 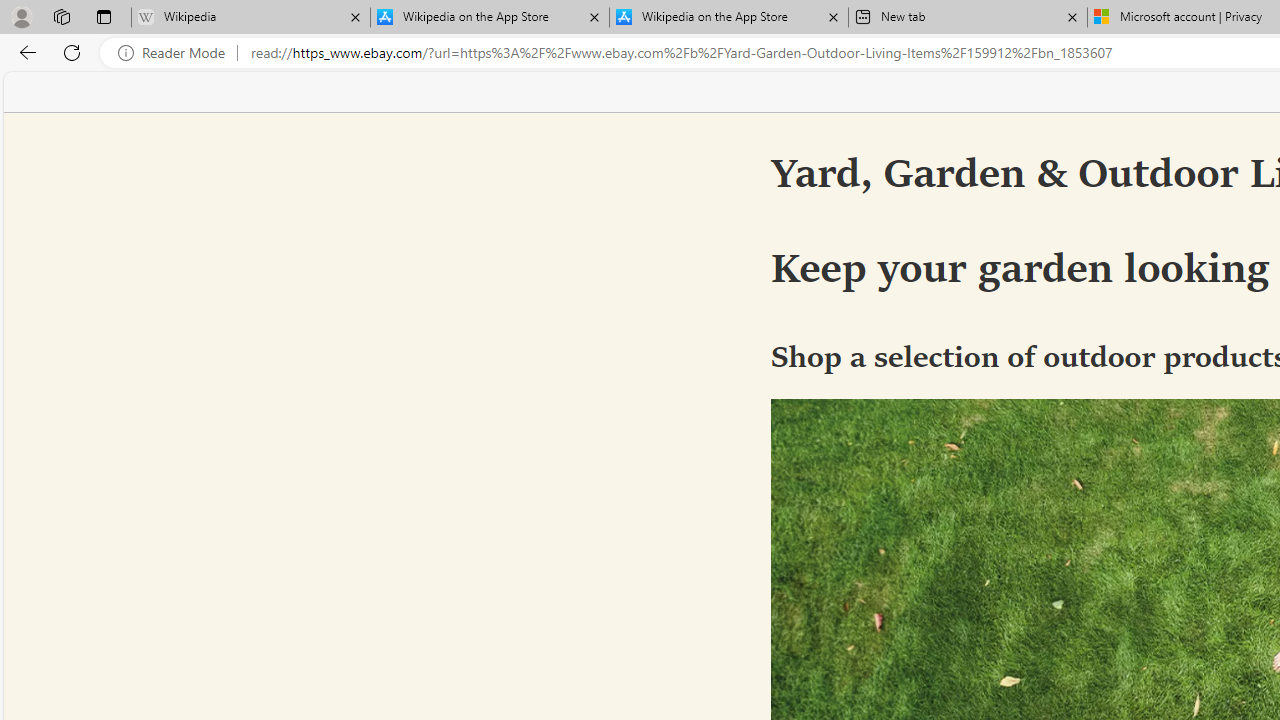 I want to click on 'Reader Mode', so click(x=177, y=52).